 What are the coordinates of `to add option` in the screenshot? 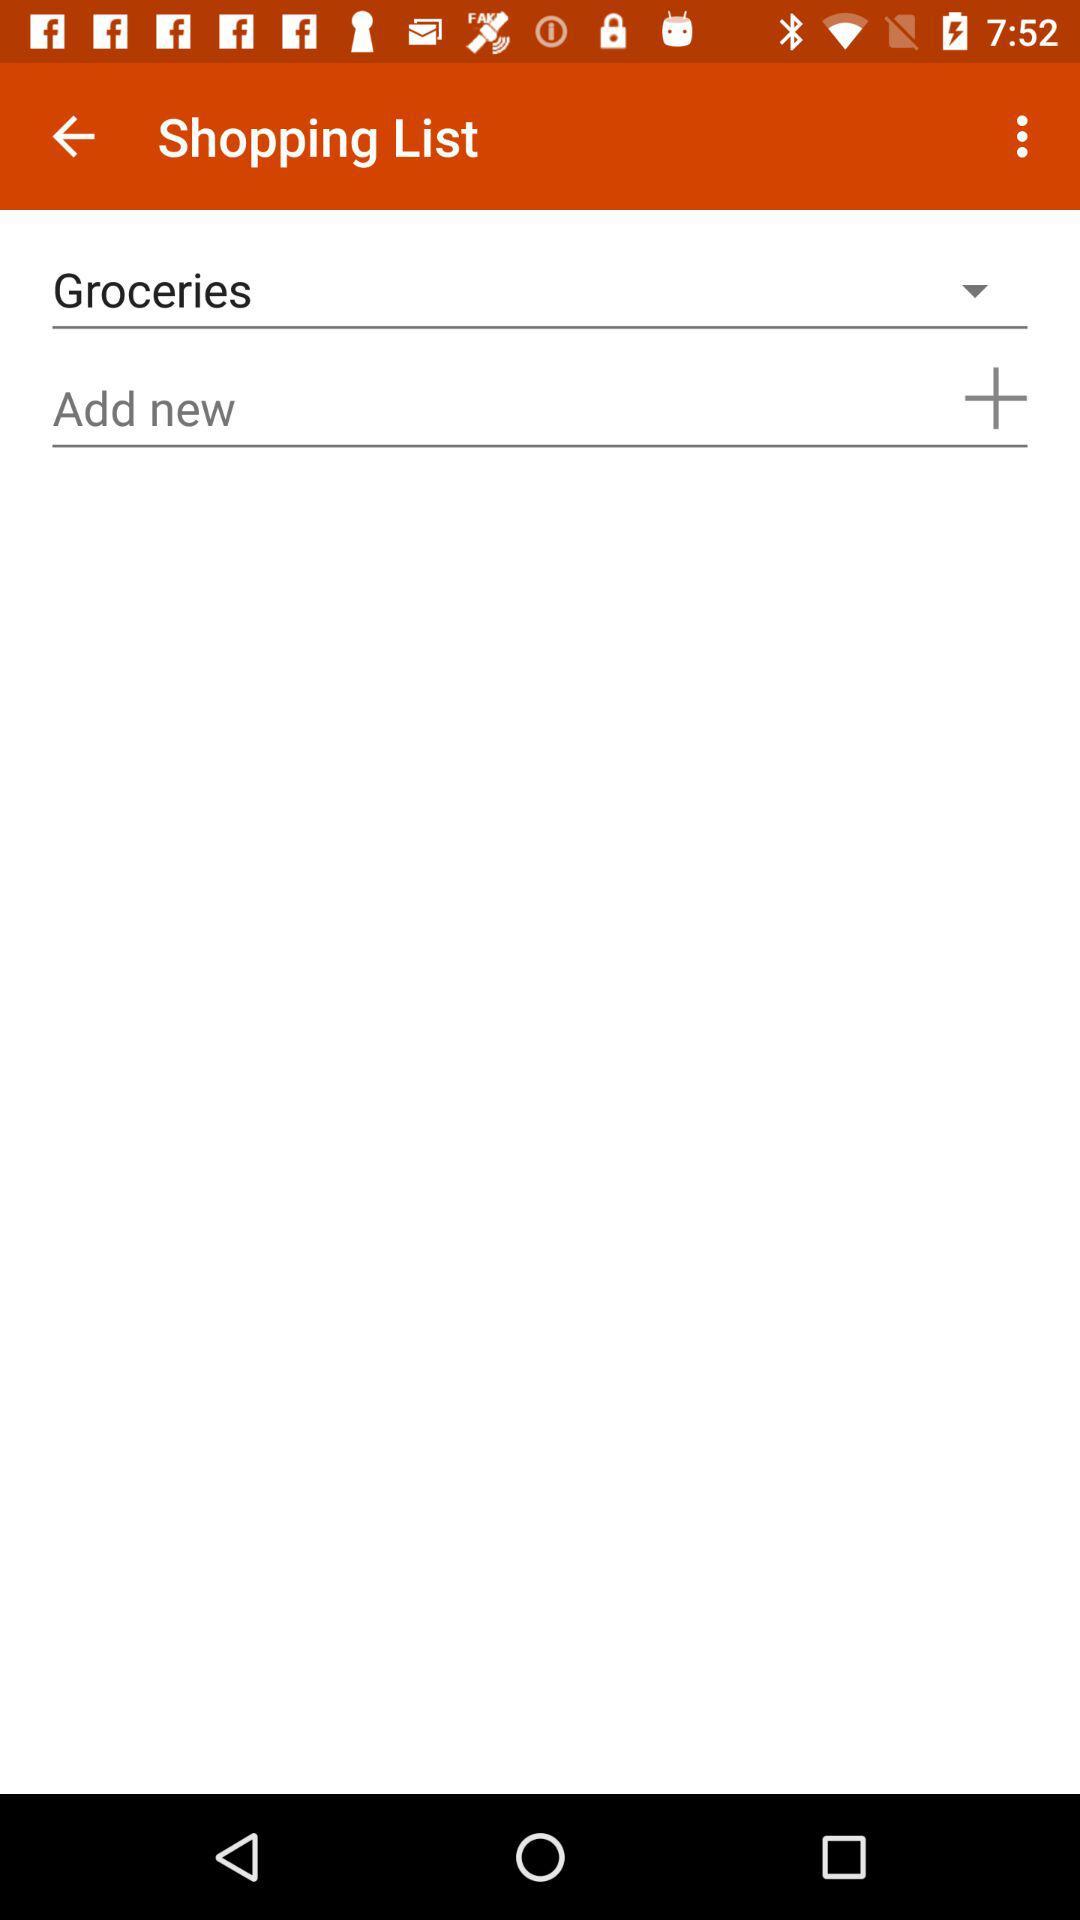 It's located at (995, 398).